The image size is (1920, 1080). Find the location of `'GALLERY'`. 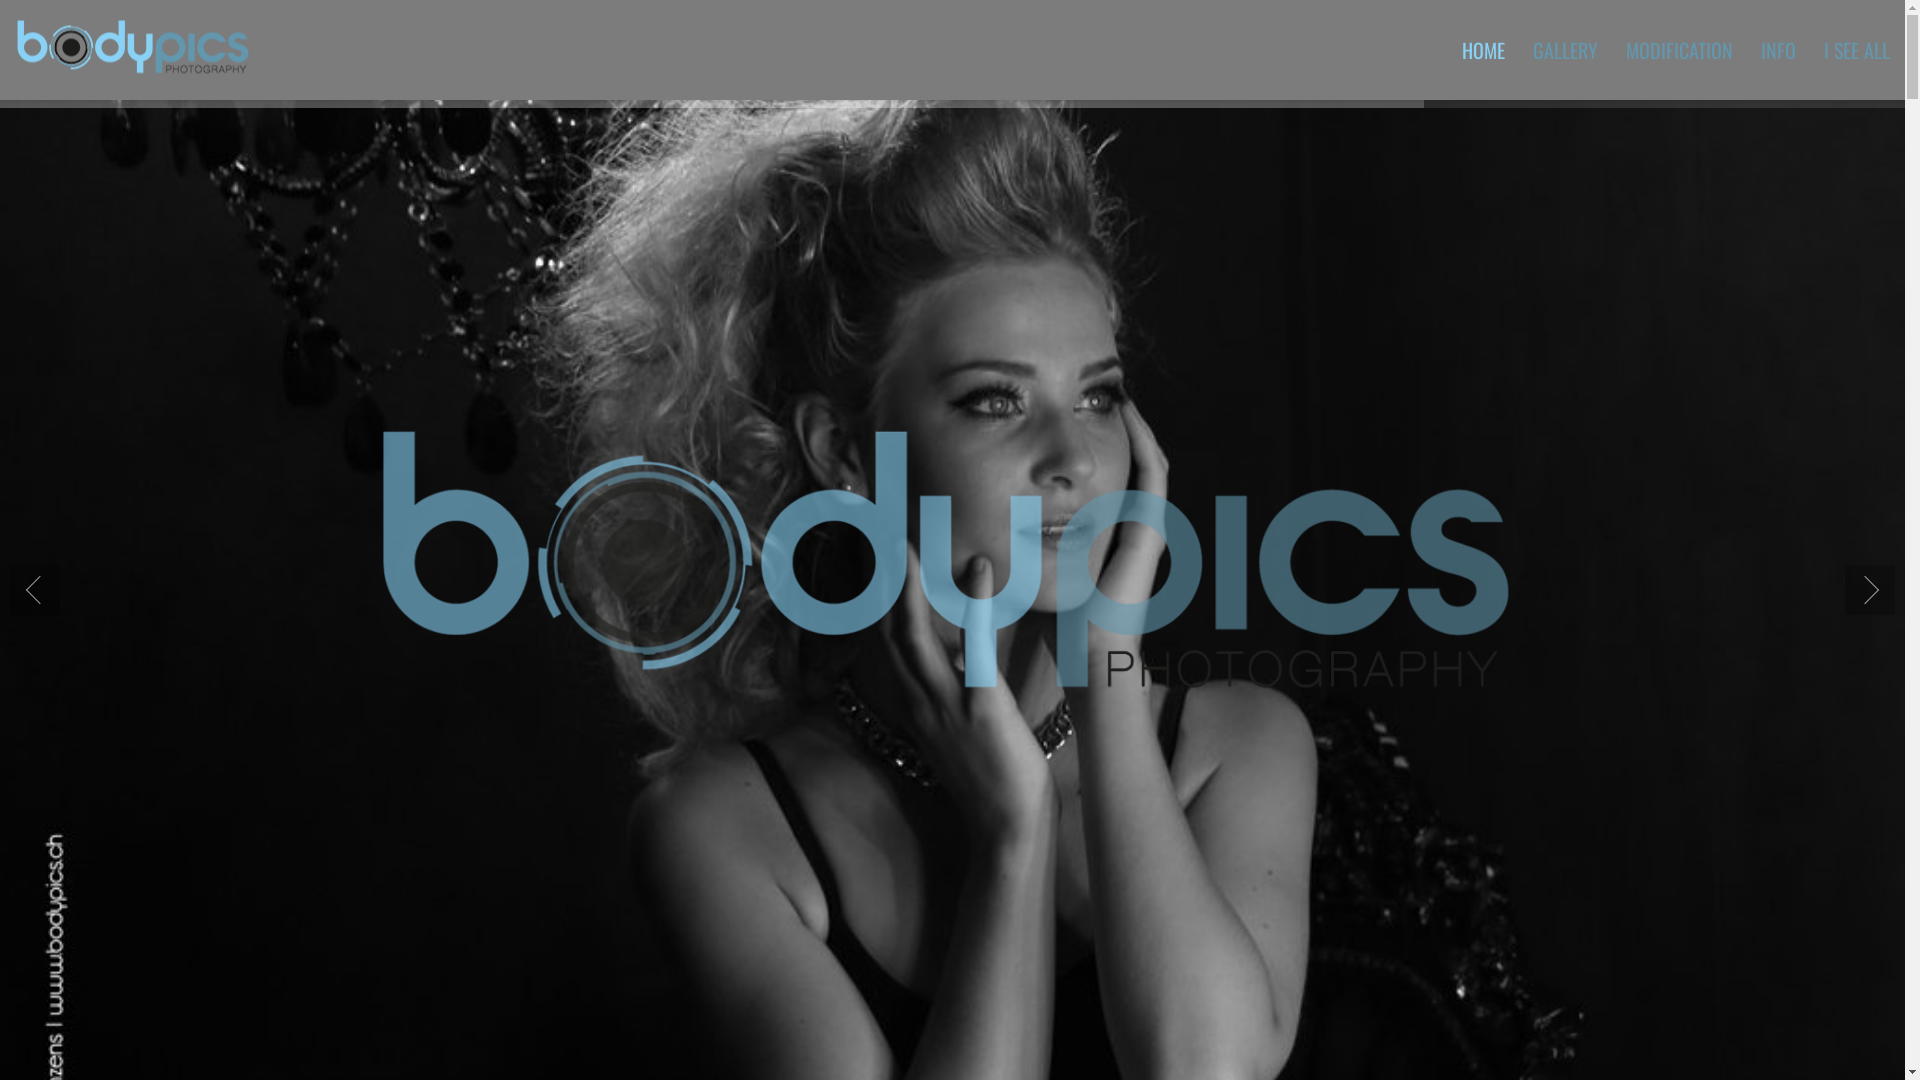

'GALLERY' is located at coordinates (1564, 49).